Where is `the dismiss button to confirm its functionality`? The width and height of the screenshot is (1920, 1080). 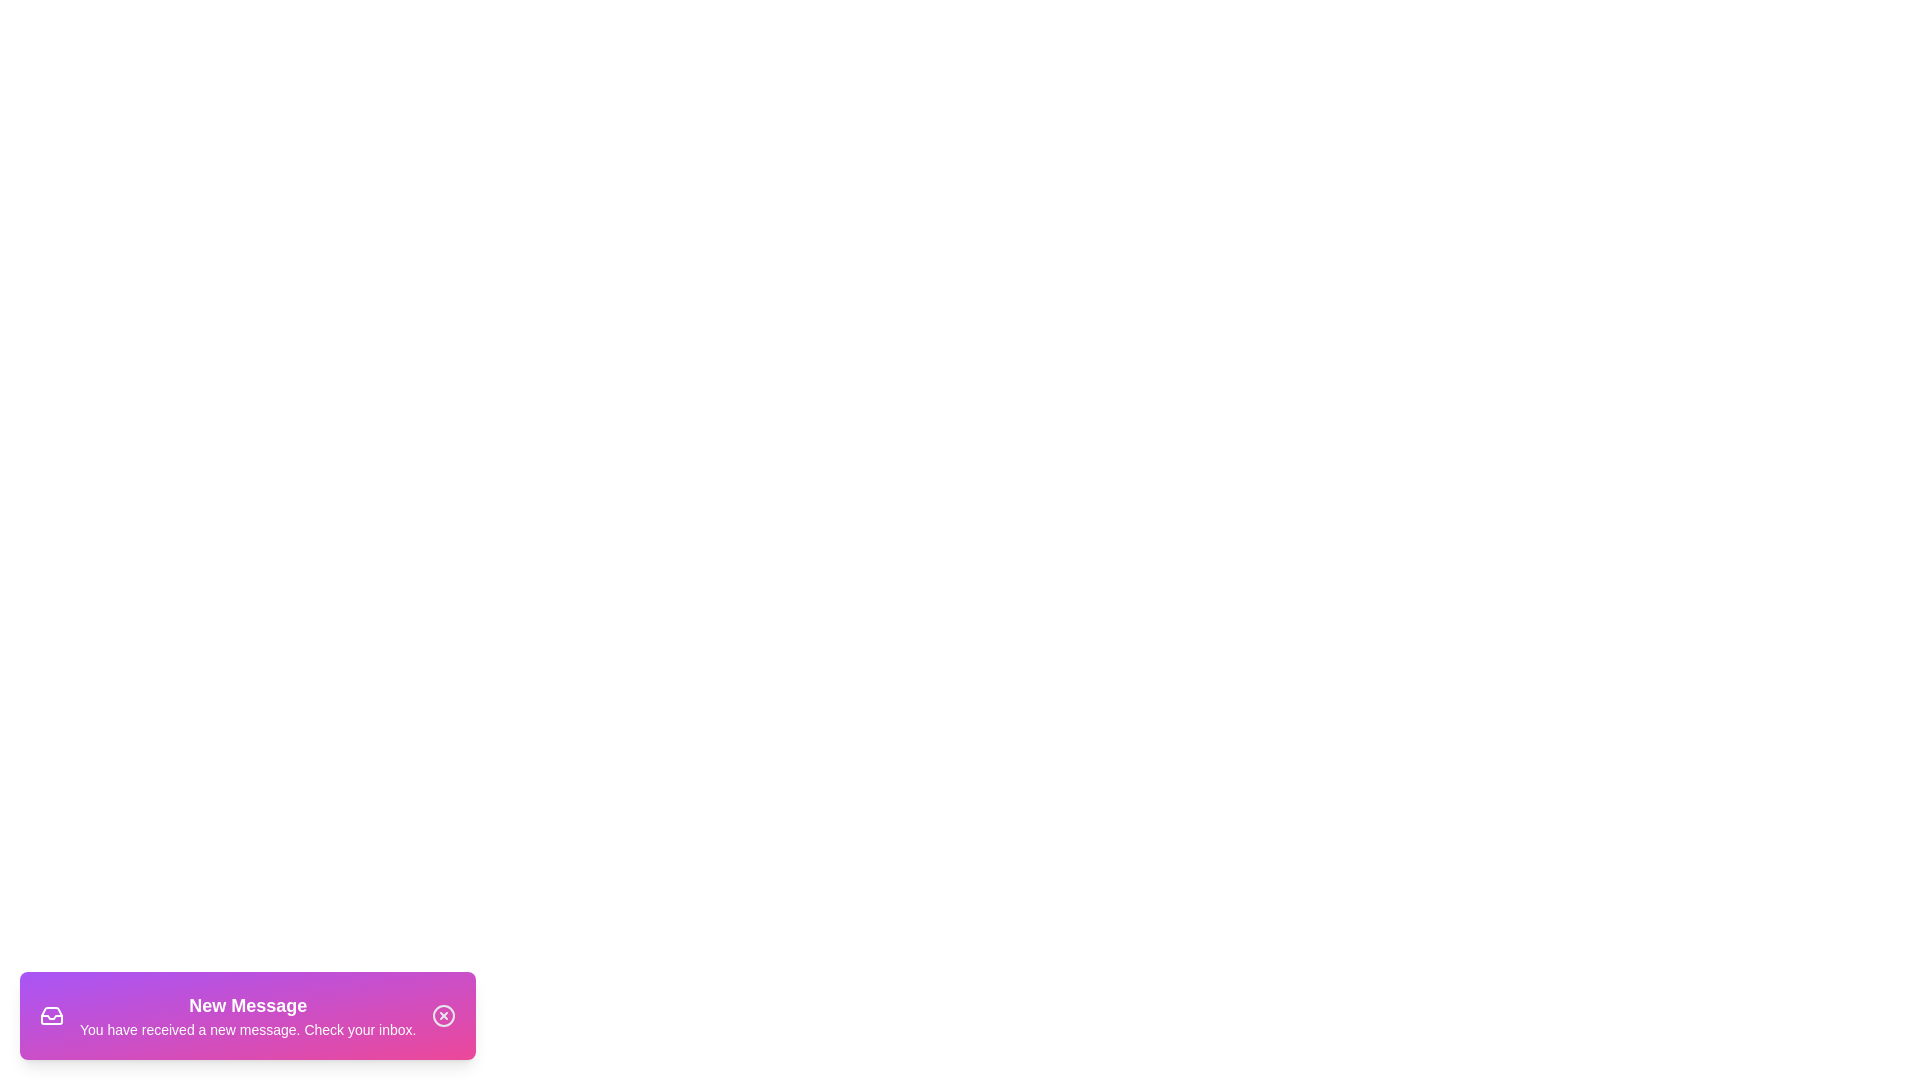 the dismiss button to confirm its functionality is located at coordinates (443, 1015).